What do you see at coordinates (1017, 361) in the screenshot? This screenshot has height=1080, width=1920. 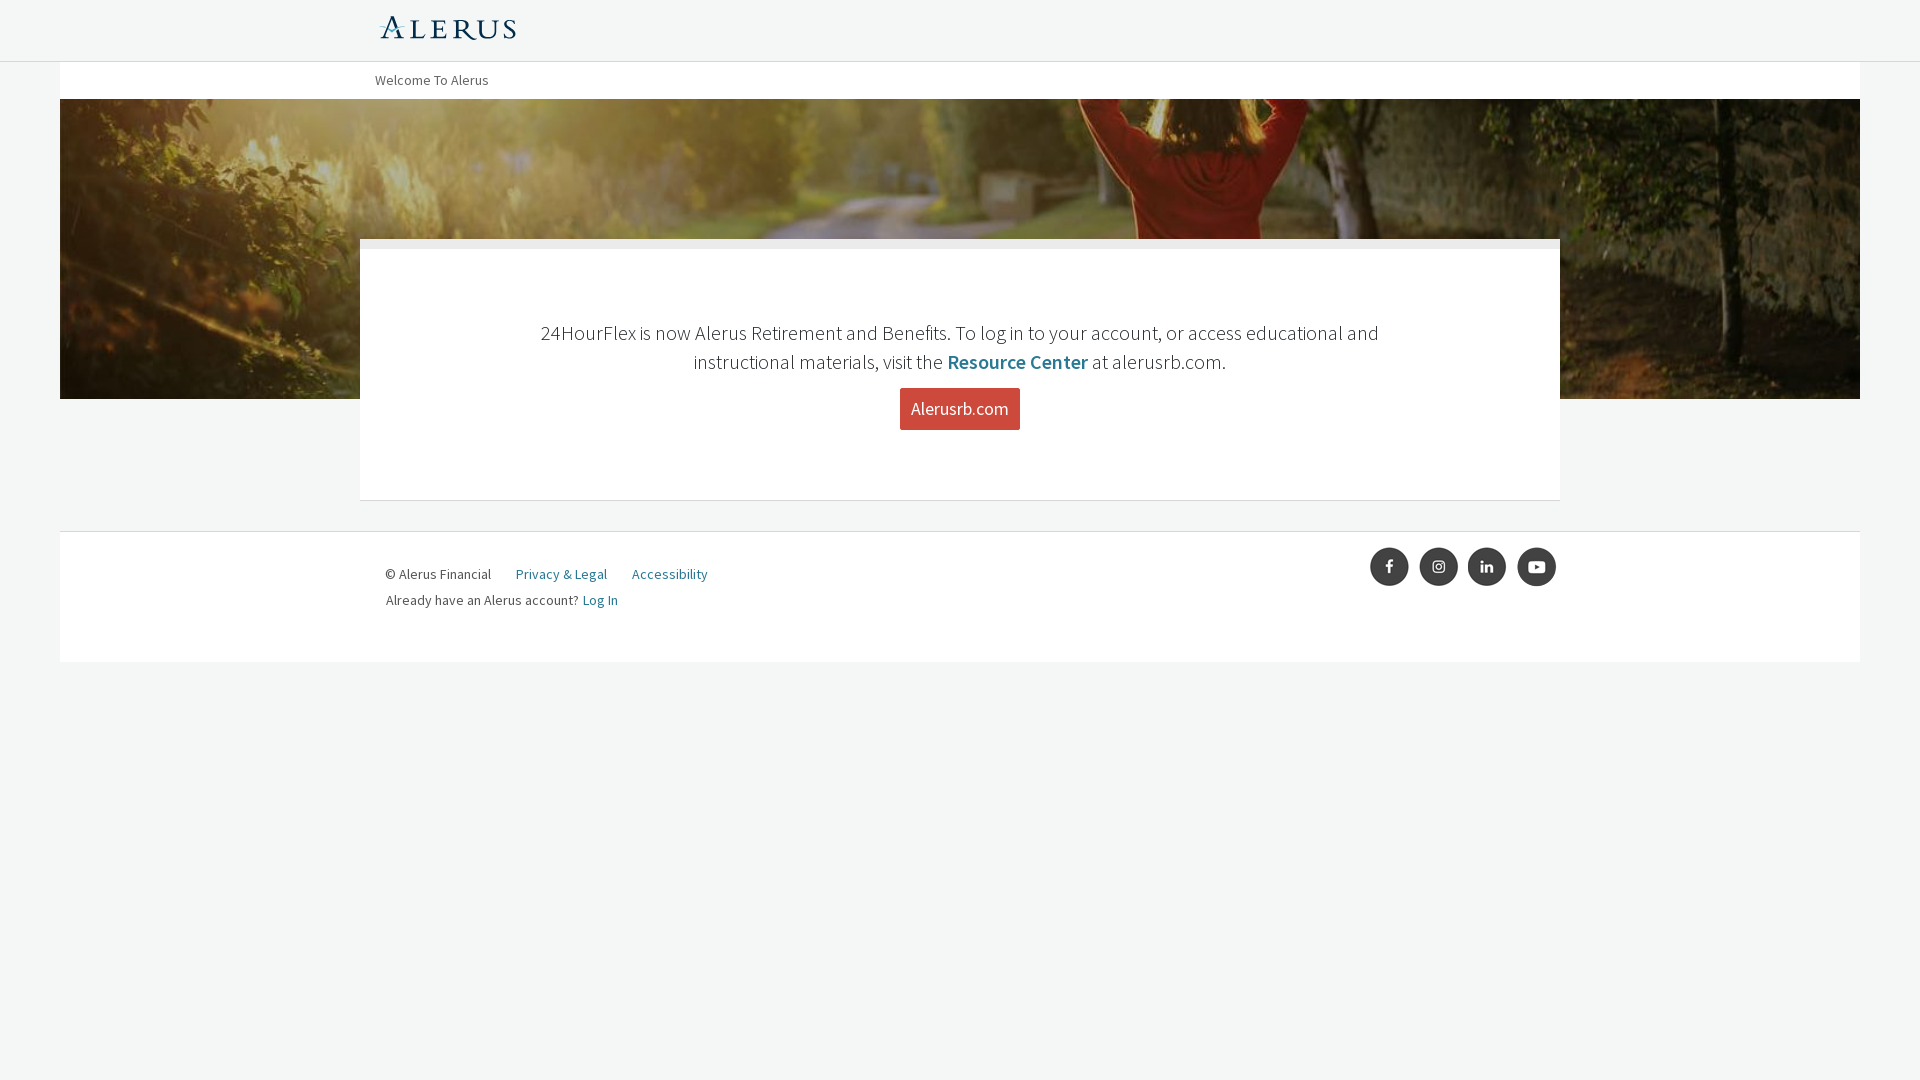 I see `'Resource Center'` at bounding box center [1017, 361].